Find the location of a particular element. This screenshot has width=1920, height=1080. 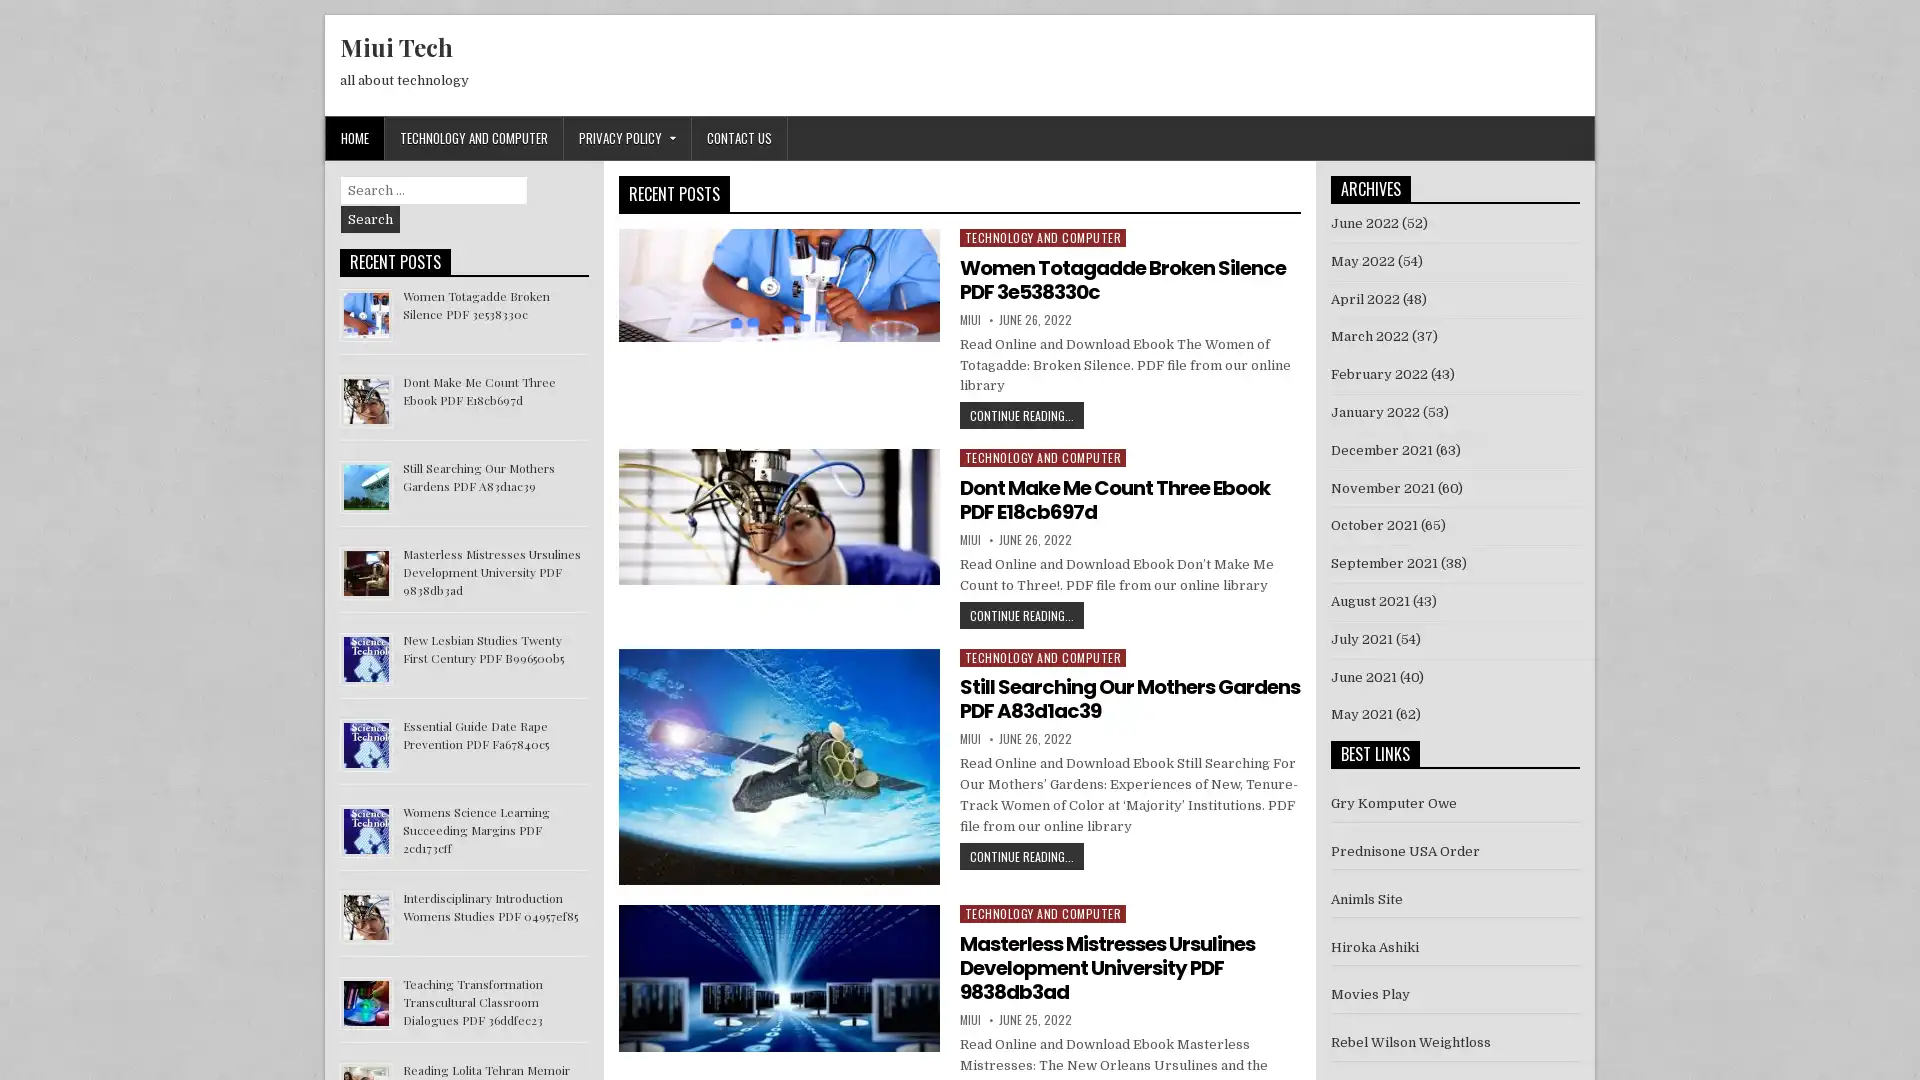

Search is located at coordinates (370, 219).